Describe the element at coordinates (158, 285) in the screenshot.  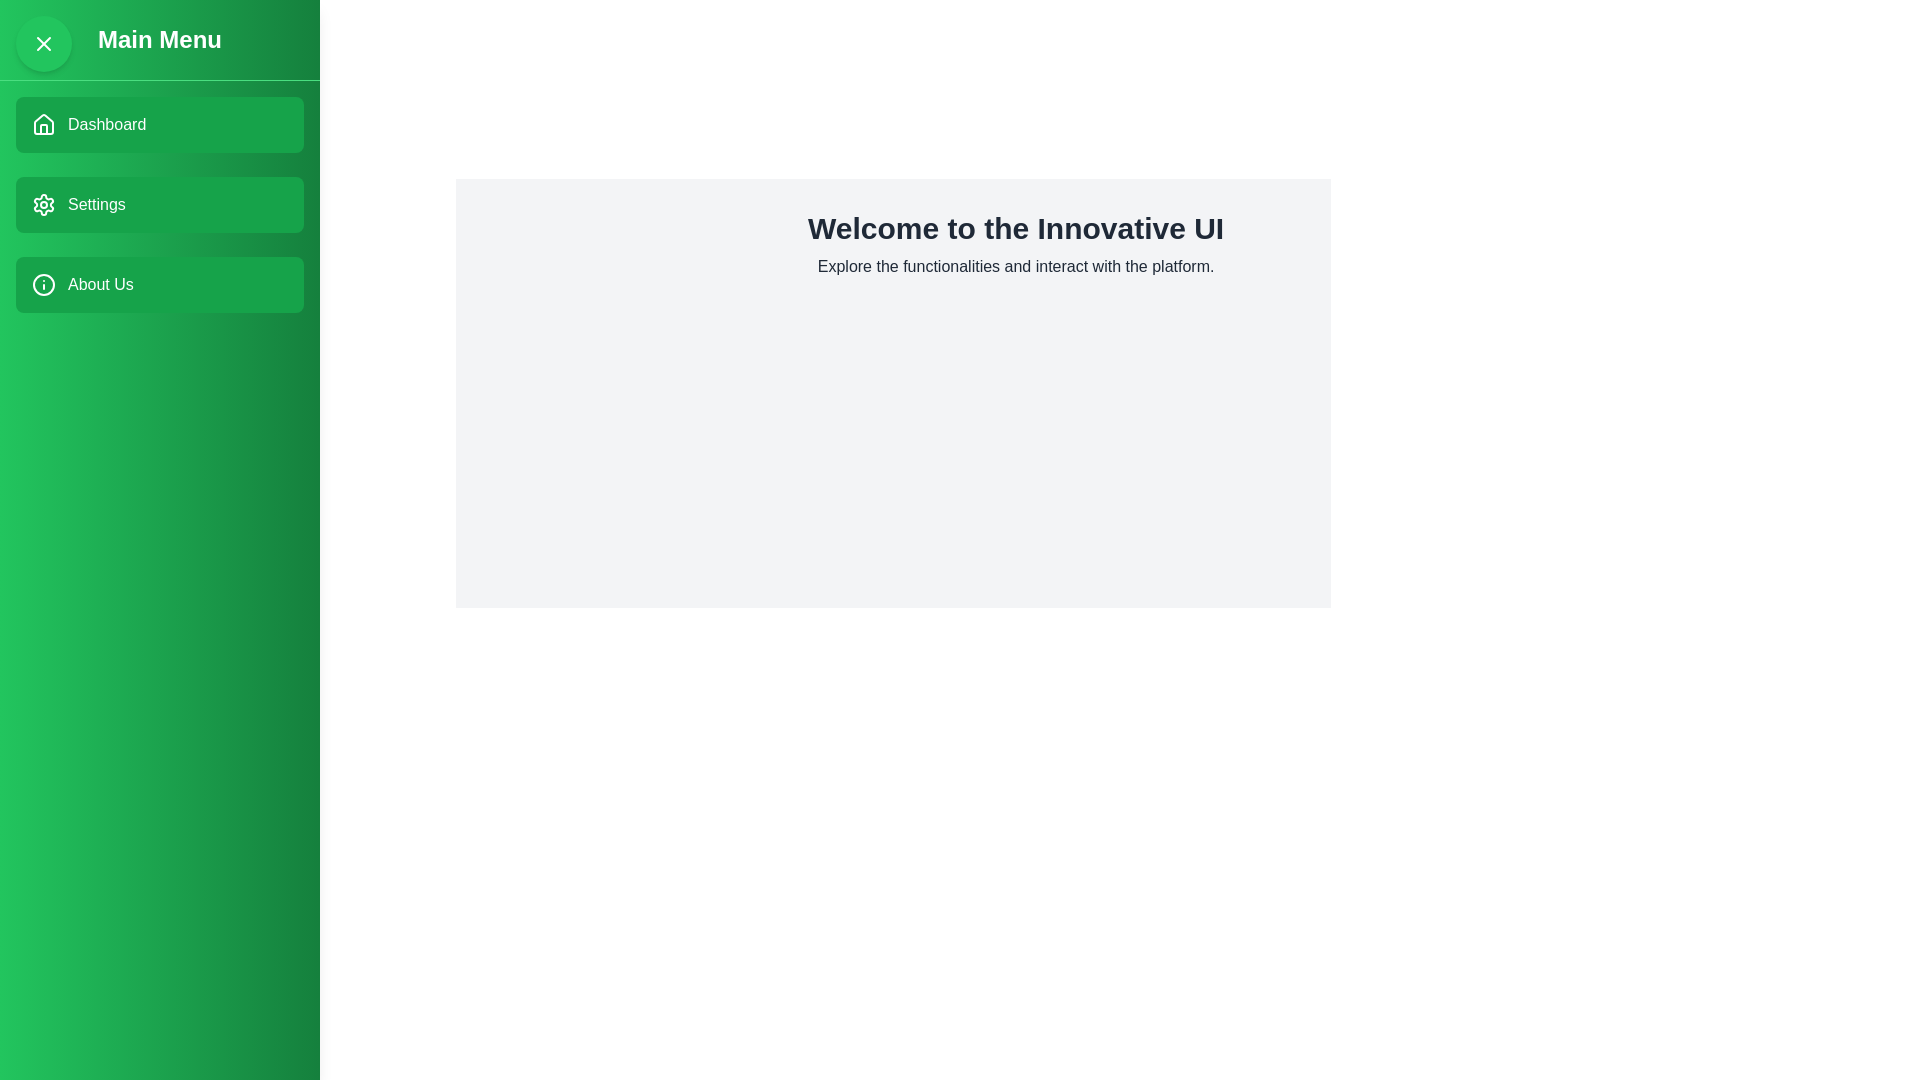
I see `the menu item About Us from the options Dashboard, Settings, and About Us` at that location.